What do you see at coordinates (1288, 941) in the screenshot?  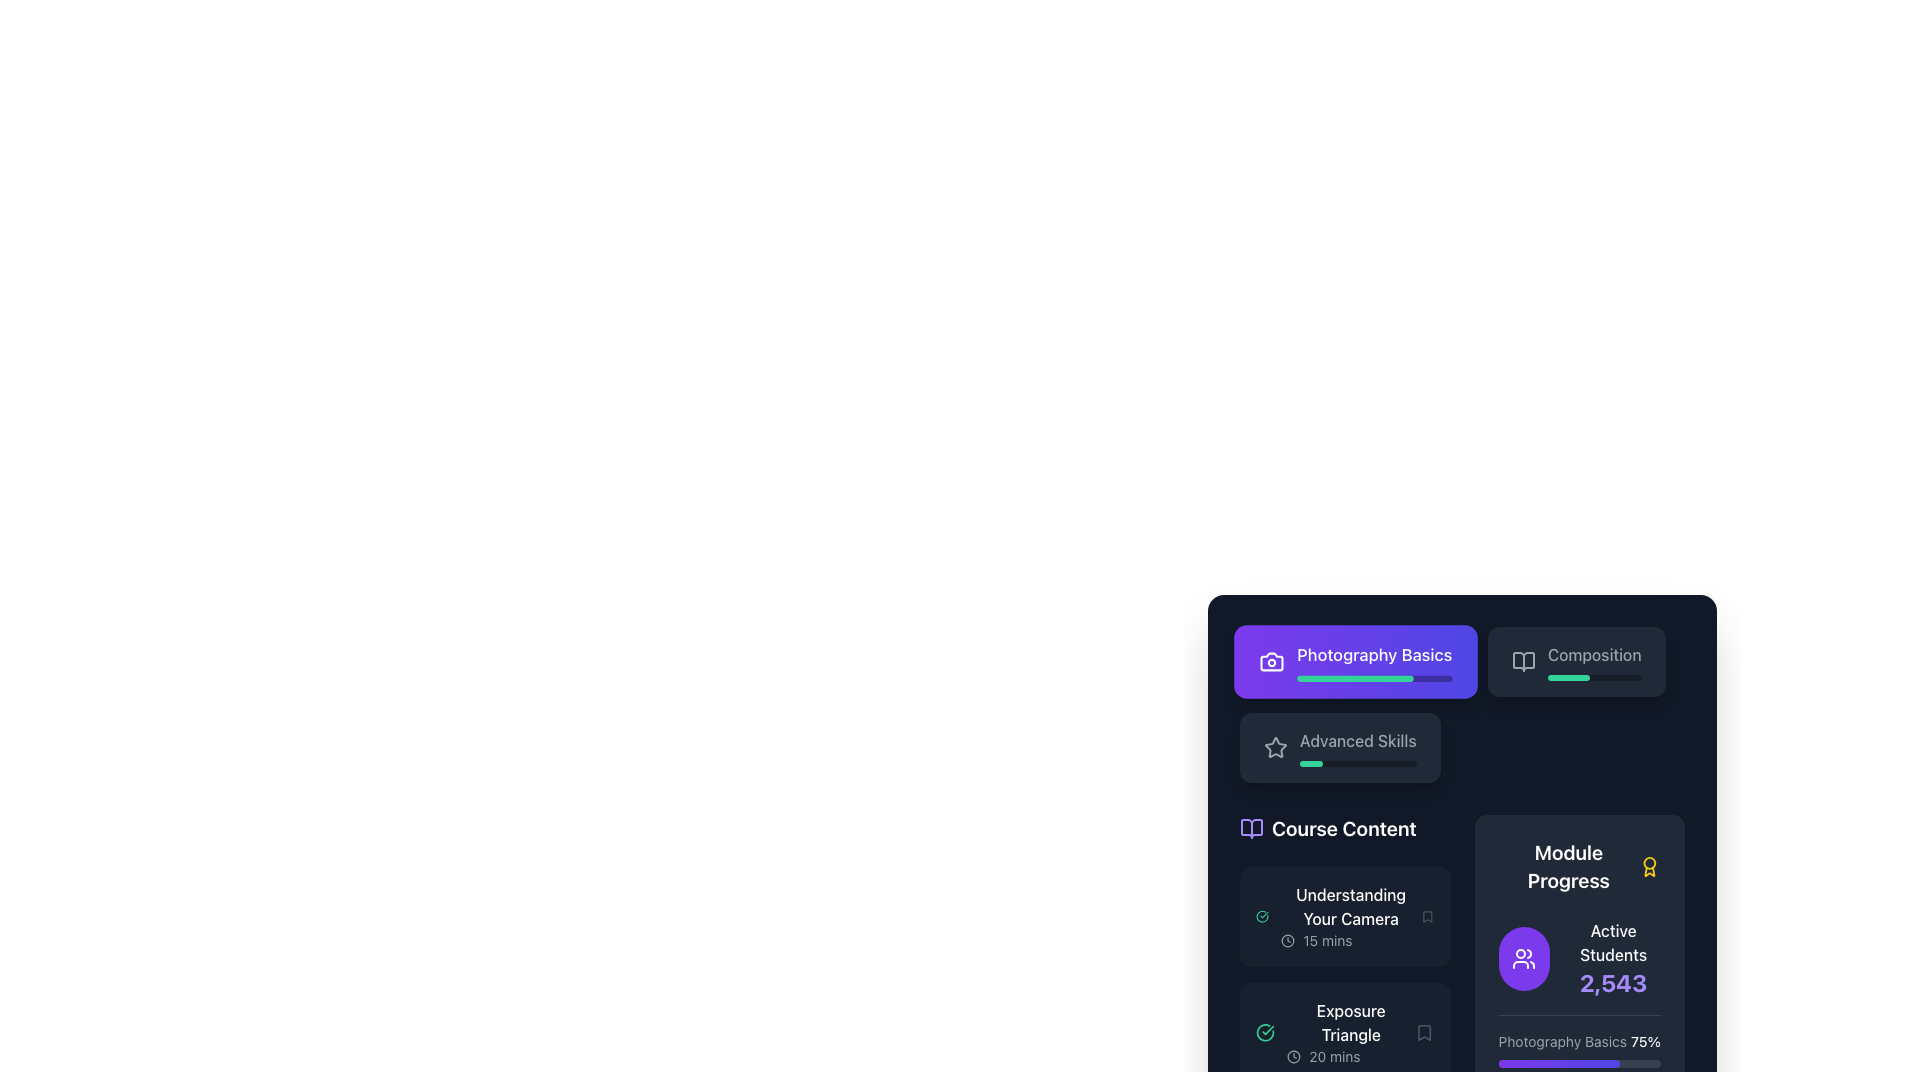 I see `the small circular SVG element that is part of the clock icon, located to the left of 'Understanding Your Camera' in the 'Course Content' section` at bounding box center [1288, 941].